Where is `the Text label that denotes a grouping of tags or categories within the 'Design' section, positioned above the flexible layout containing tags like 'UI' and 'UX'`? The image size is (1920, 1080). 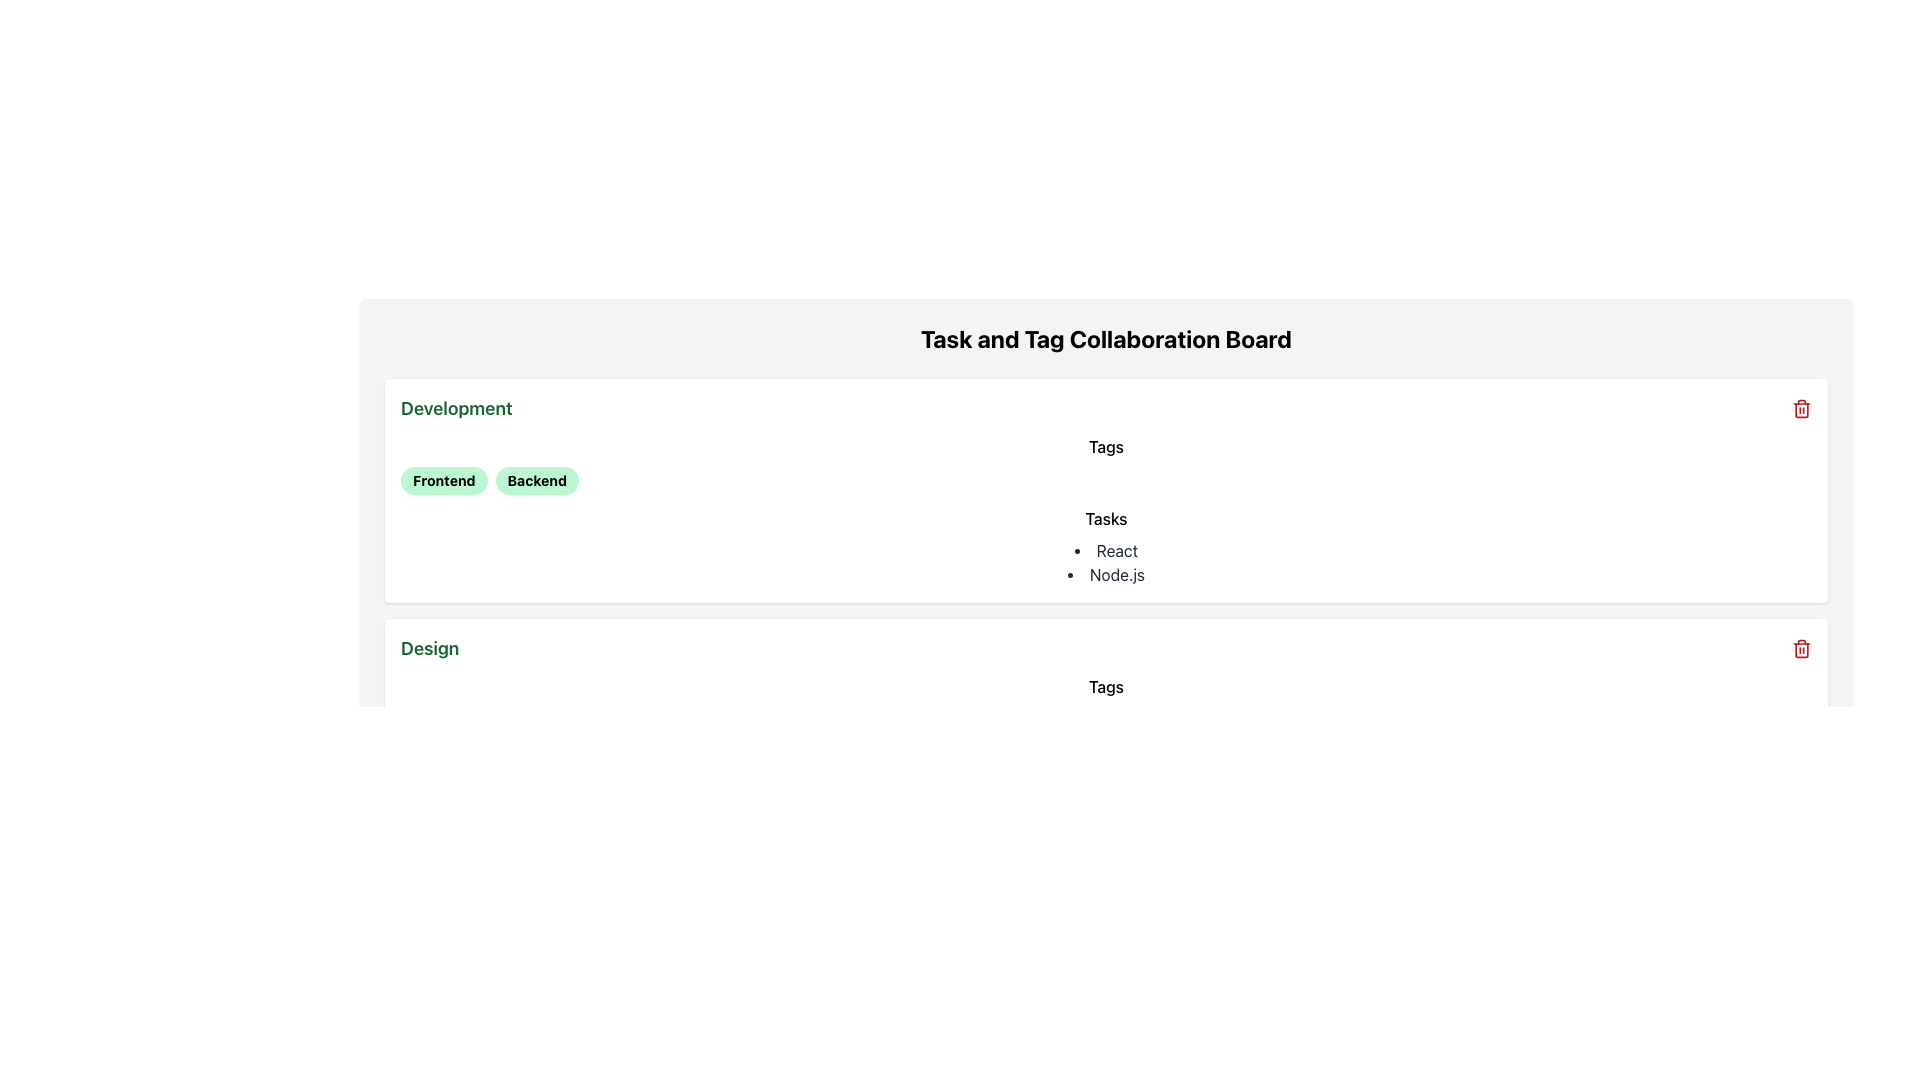
the Text label that denotes a grouping of tags or categories within the 'Design' section, positioned above the flexible layout containing tags like 'UI' and 'UX' is located at coordinates (1105, 685).